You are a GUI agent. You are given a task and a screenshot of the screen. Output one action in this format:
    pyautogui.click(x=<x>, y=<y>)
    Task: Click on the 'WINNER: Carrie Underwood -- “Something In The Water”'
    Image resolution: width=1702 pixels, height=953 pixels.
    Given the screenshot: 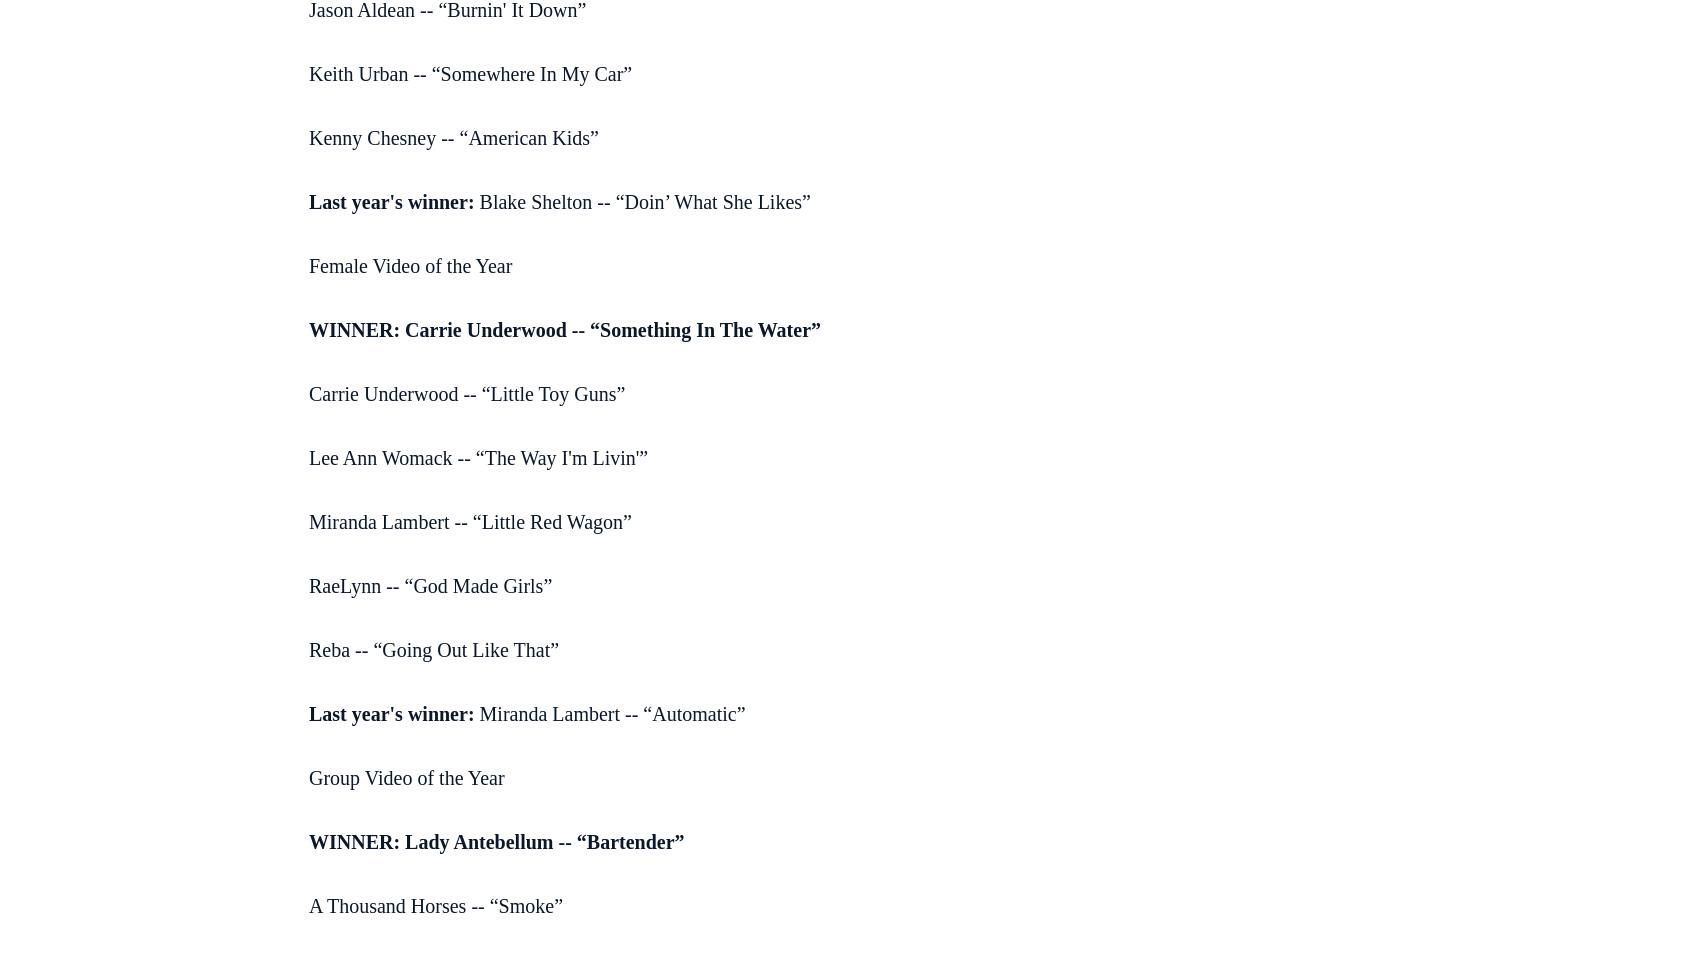 What is the action you would take?
    pyautogui.click(x=309, y=327)
    